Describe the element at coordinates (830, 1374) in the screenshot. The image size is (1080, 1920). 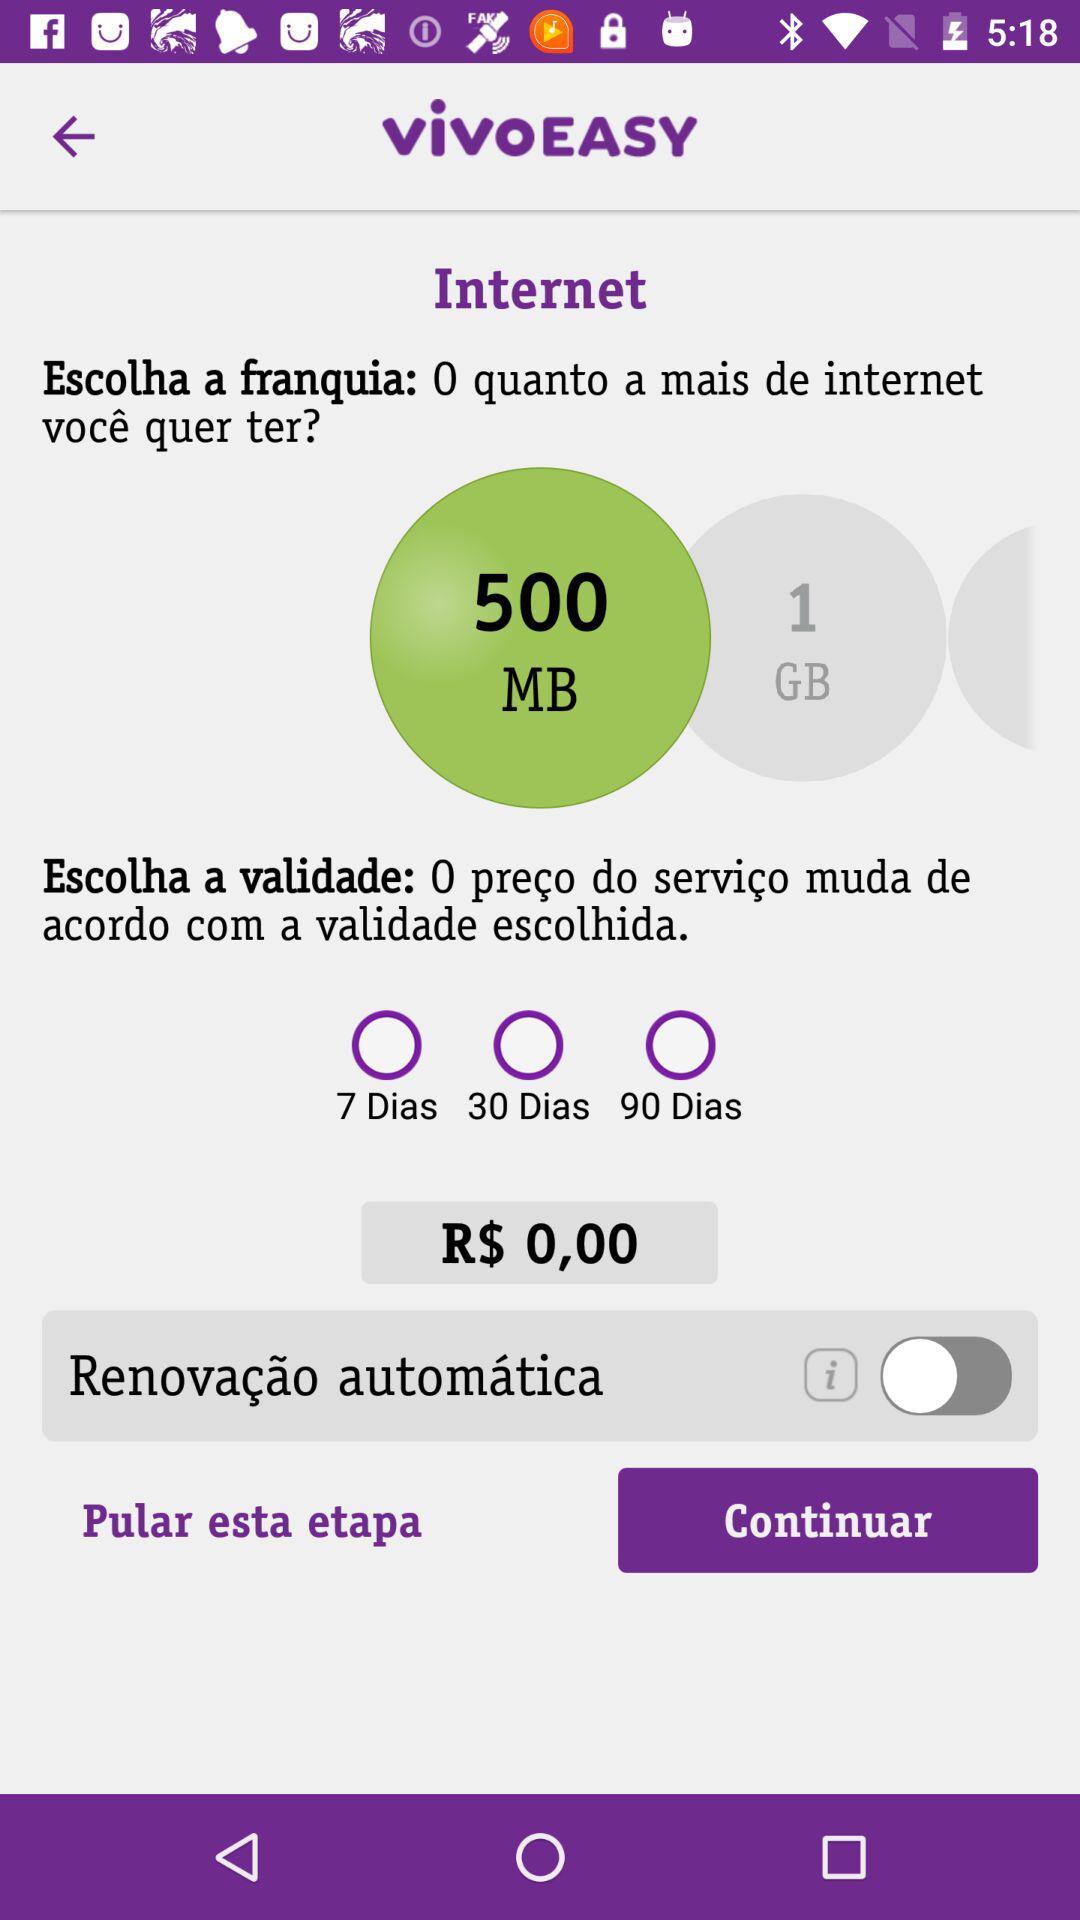
I see `the info icon` at that location.